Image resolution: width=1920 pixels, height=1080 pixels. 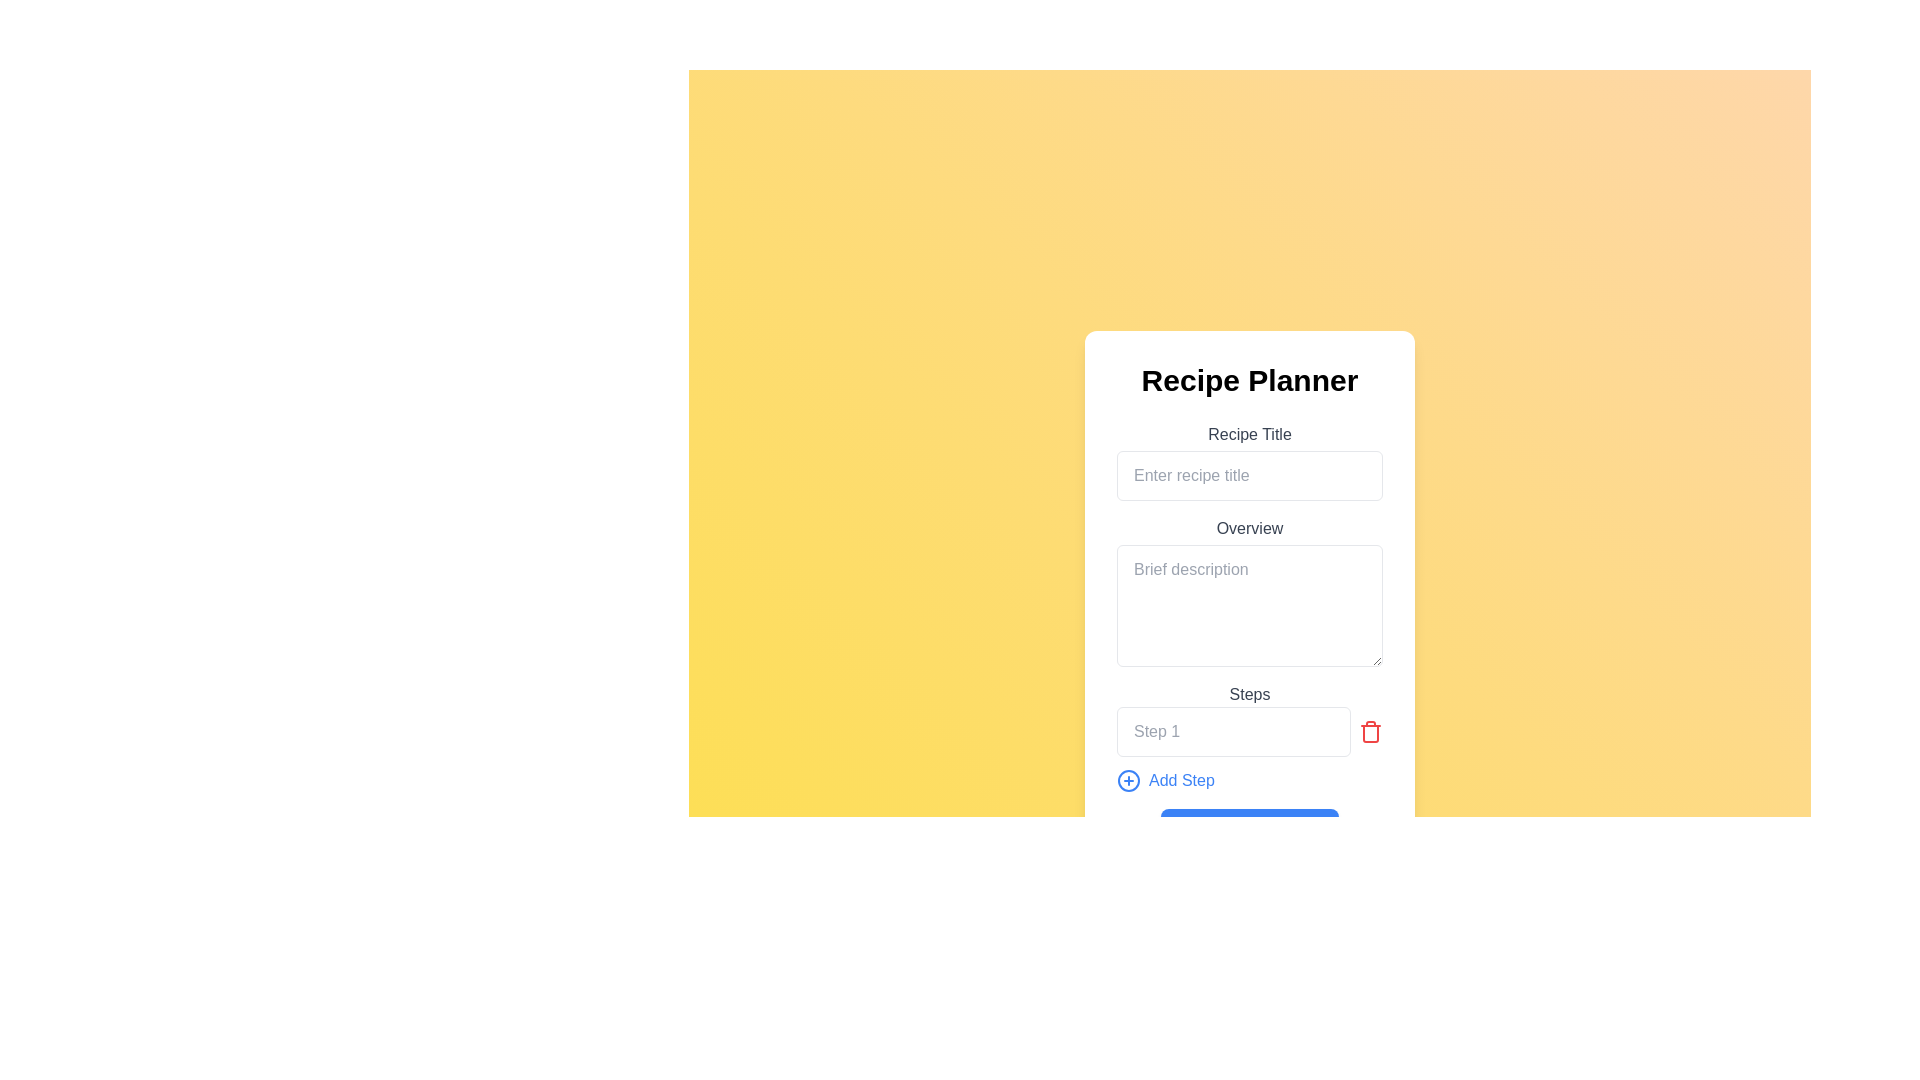 What do you see at coordinates (1128, 778) in the screenshot?
I see `the circular decorative element that symbolizes the 'Add' functionality located centrally within the 'Add Step' button area at the bottom of the interface` at bounding box center [1128, 778].